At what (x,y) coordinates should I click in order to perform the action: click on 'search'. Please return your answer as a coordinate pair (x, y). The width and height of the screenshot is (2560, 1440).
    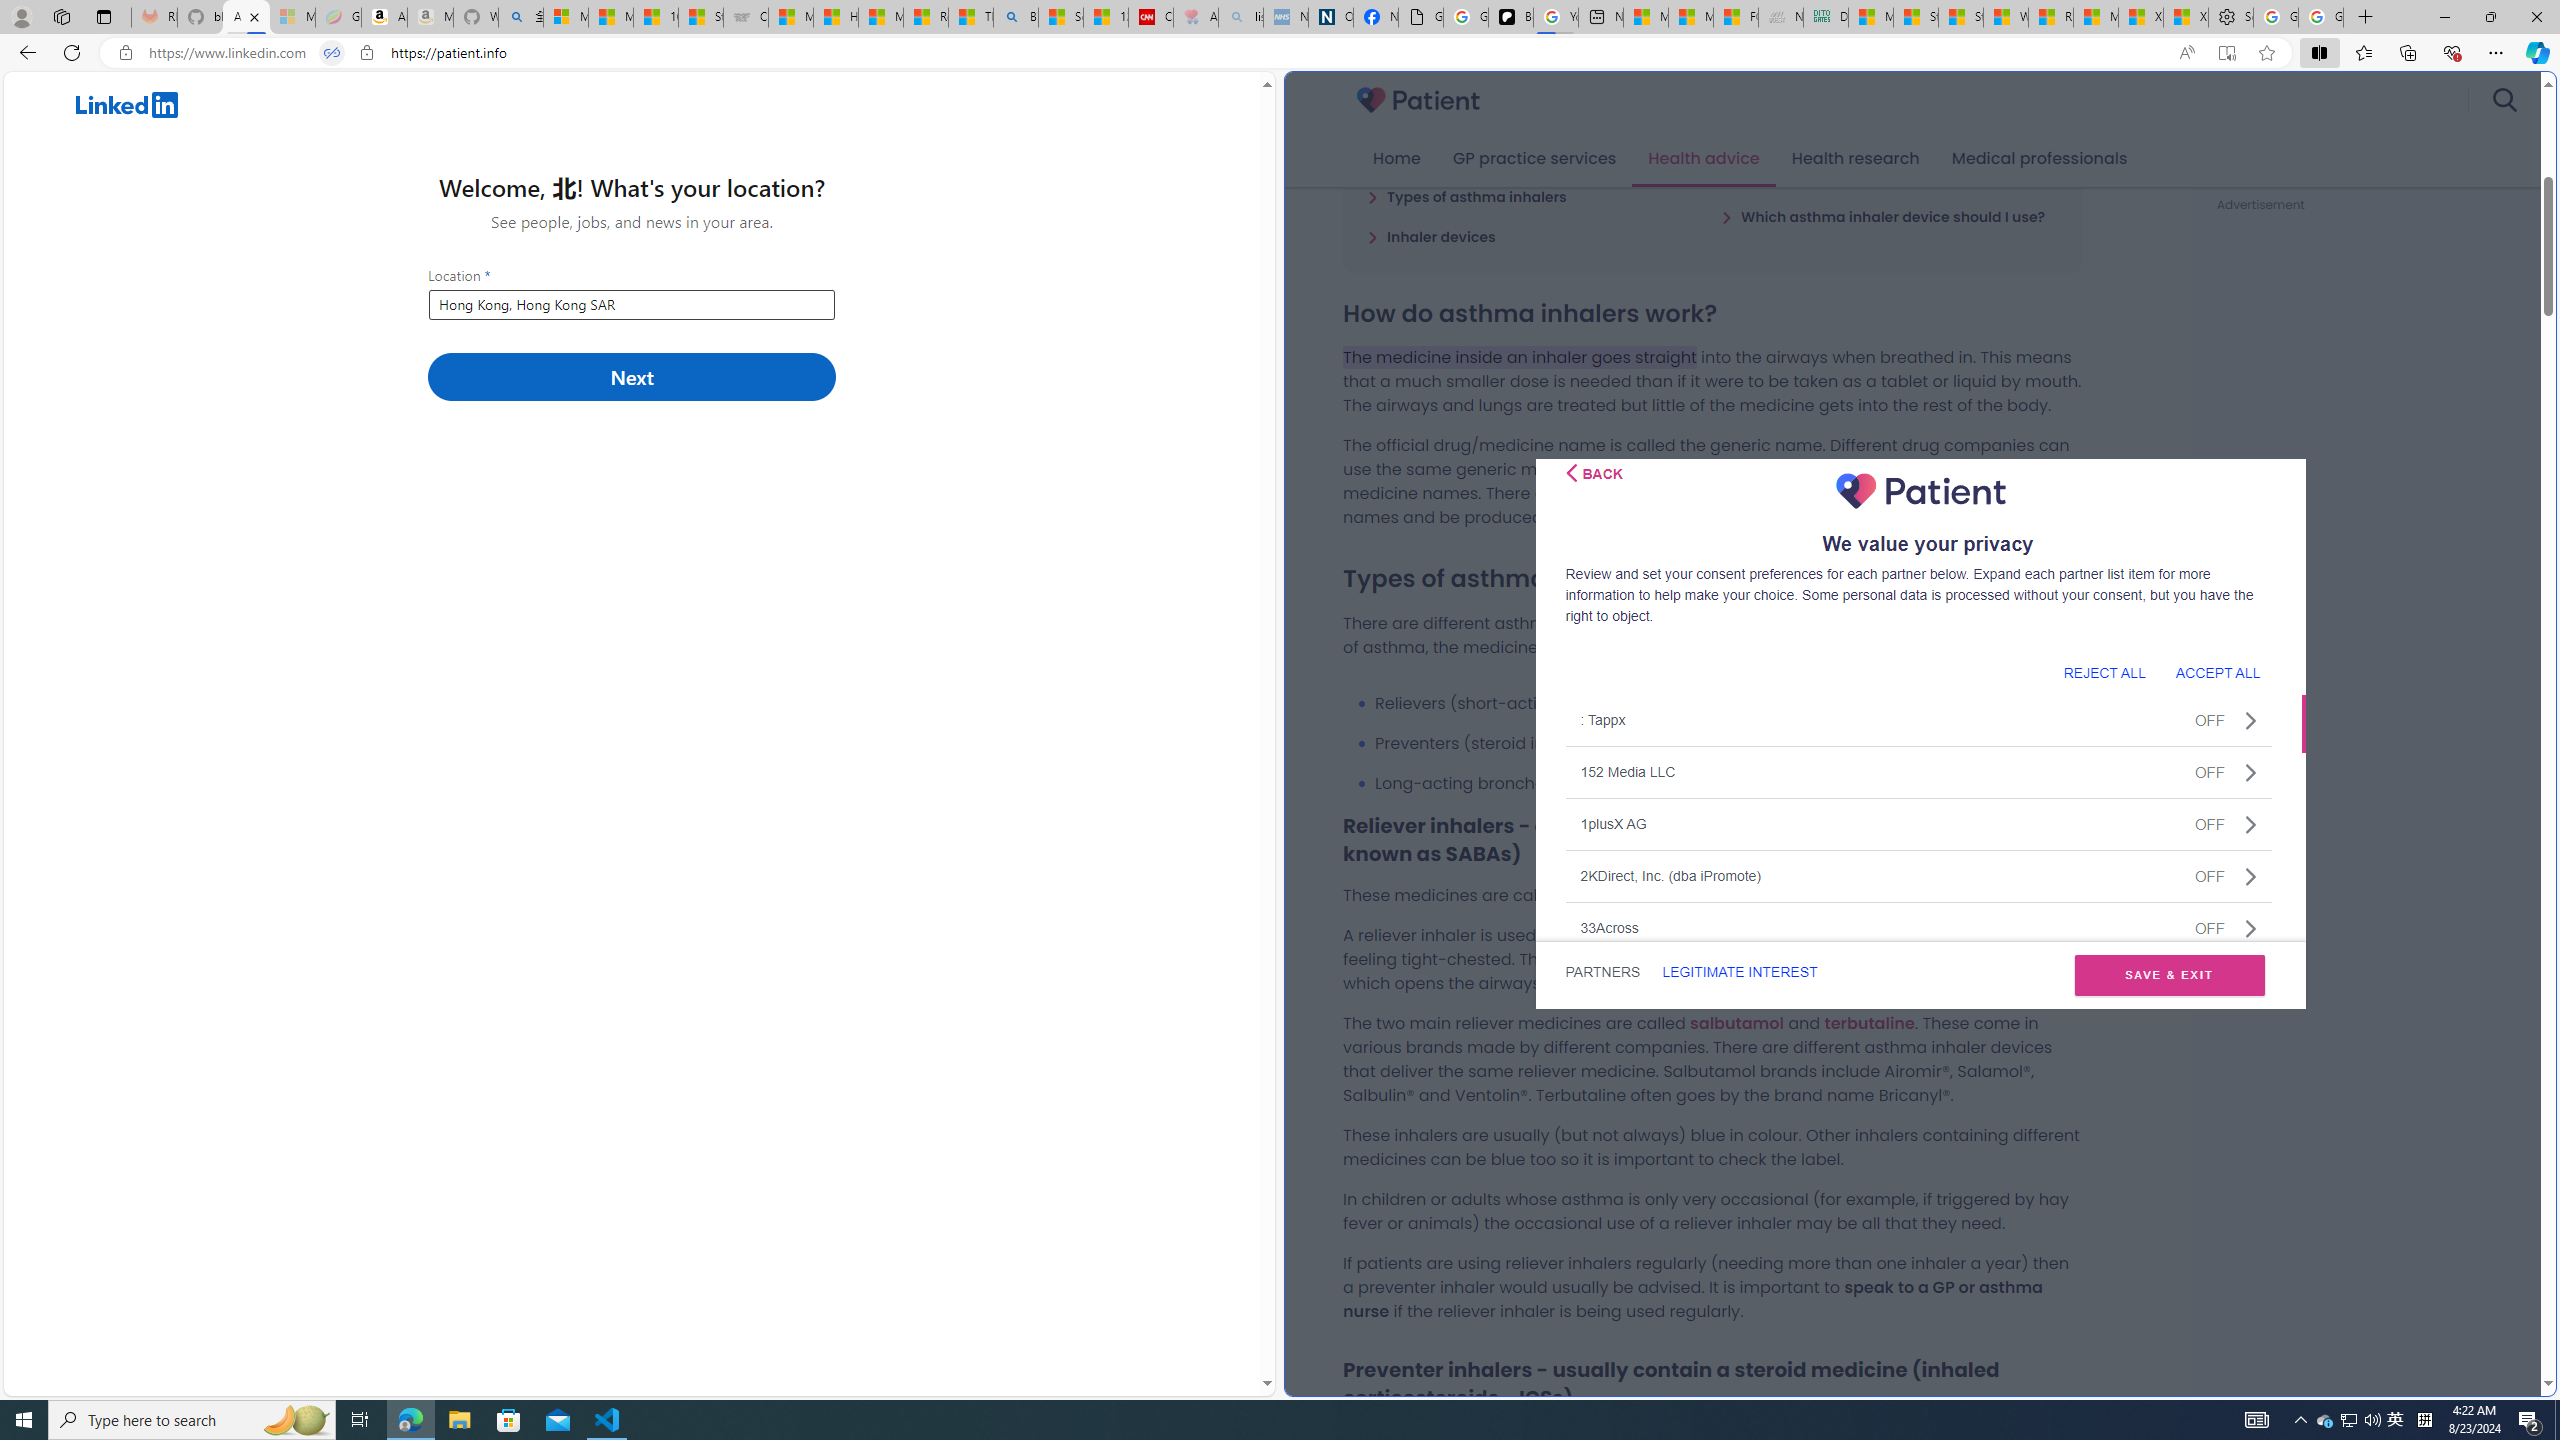
    Looking at the image, I should click on (2503, 99).